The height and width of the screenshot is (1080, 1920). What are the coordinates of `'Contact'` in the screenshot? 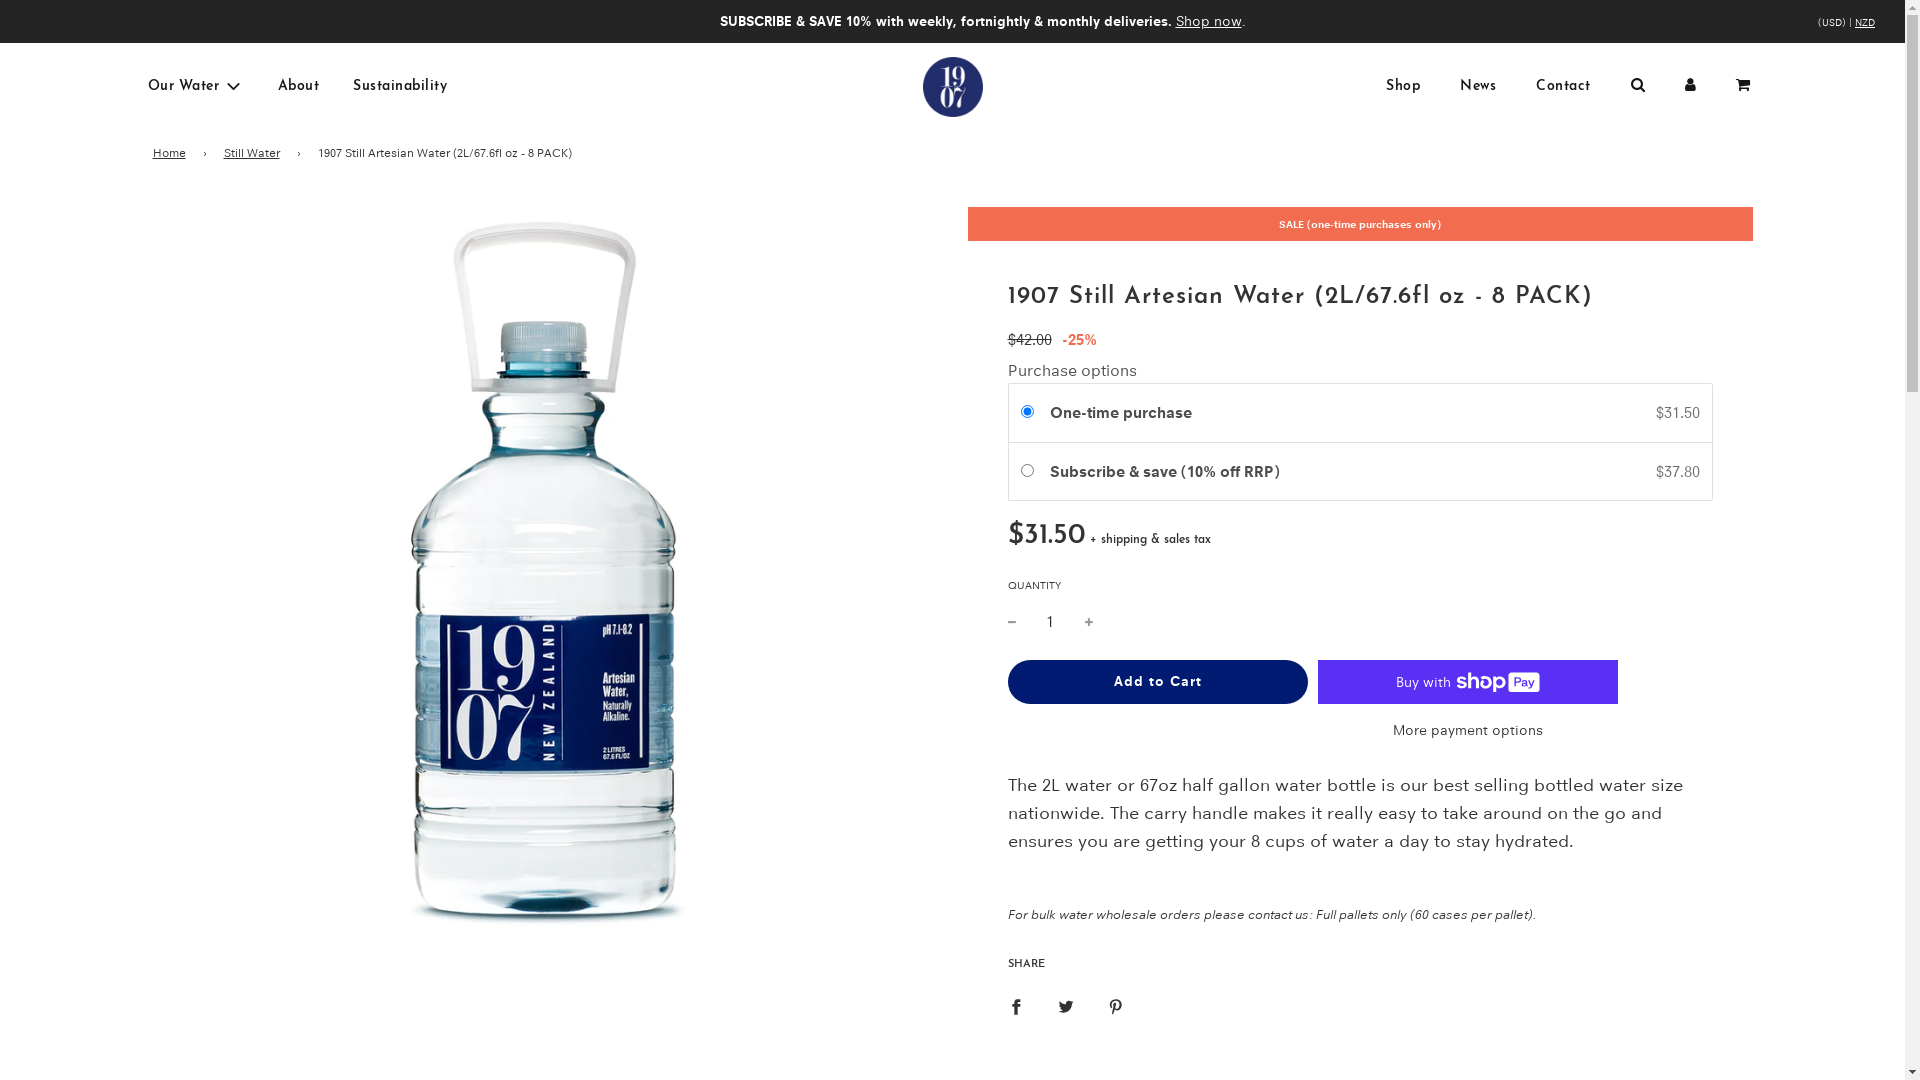 It's located at (1562, 86).